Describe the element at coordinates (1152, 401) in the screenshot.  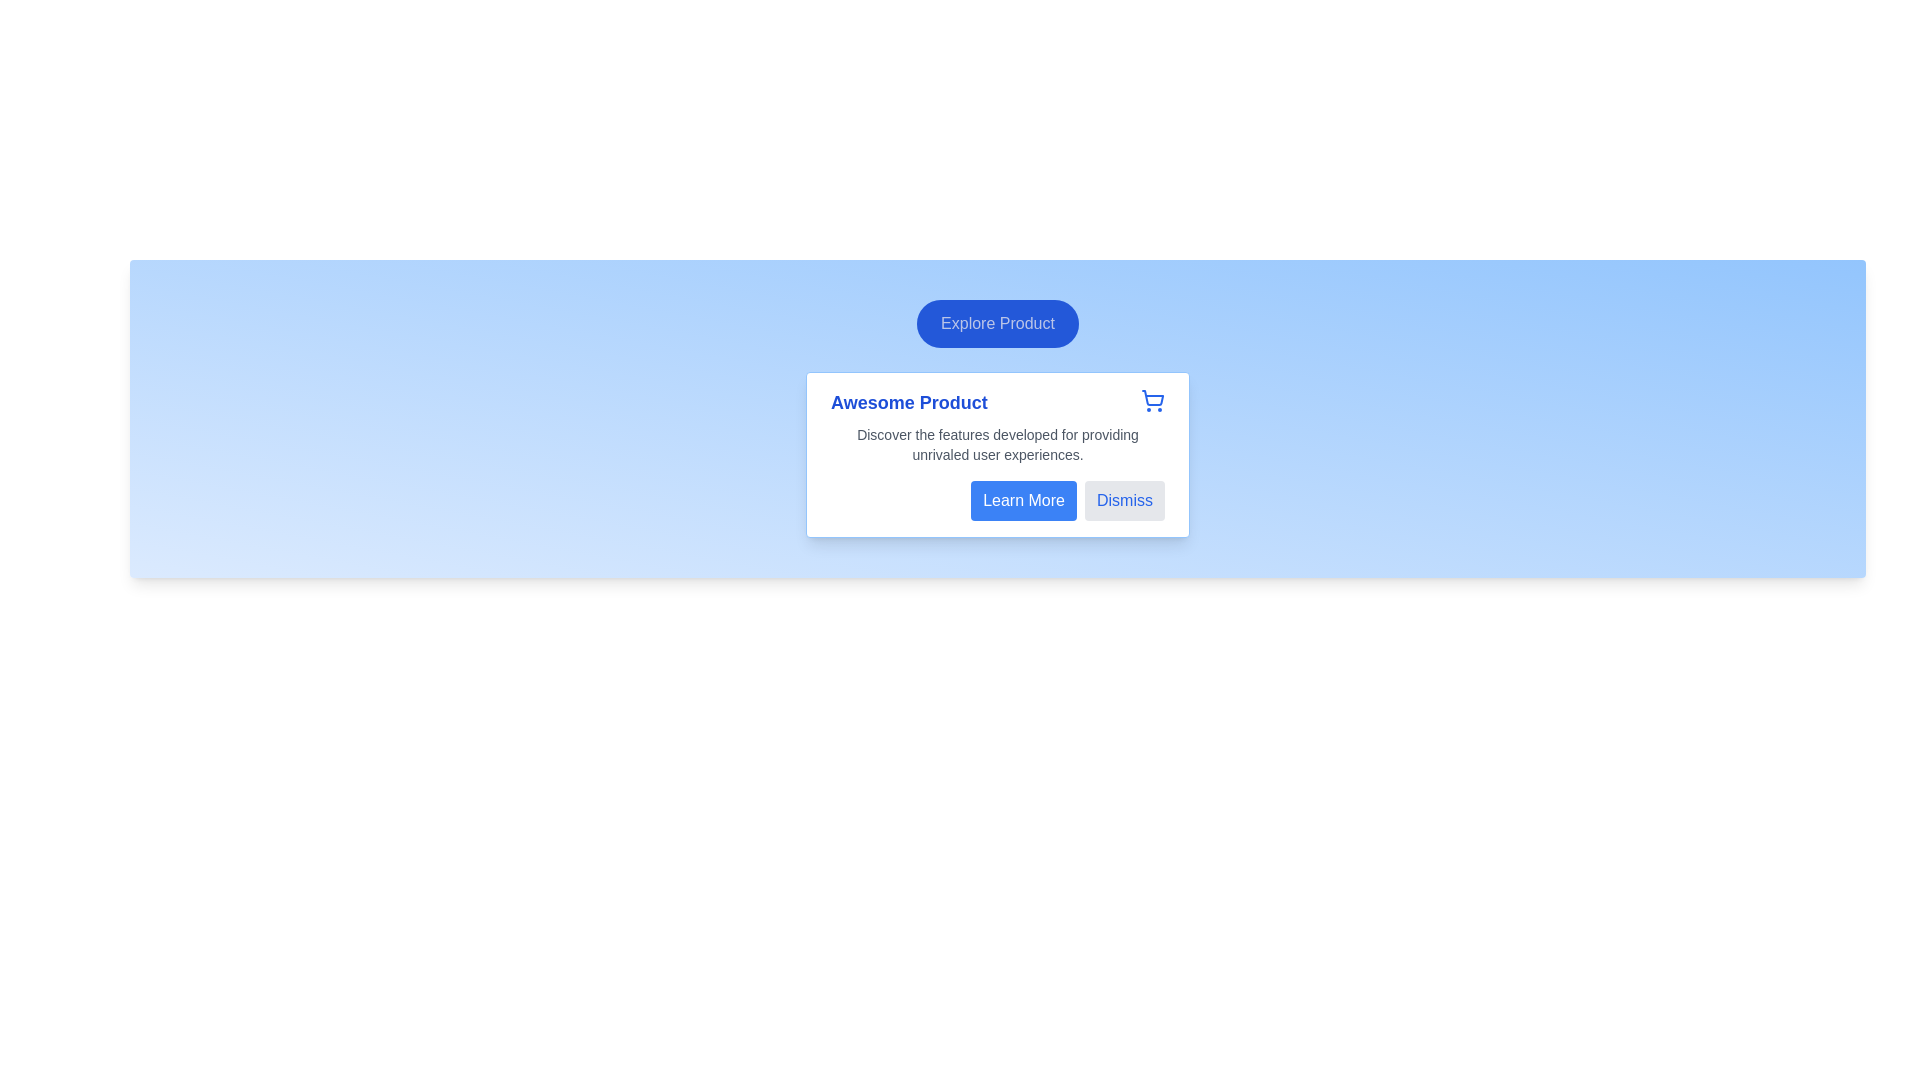
I see `the blue shopping cart icon located in the top-right corner of the product details card for additional options` at that location.